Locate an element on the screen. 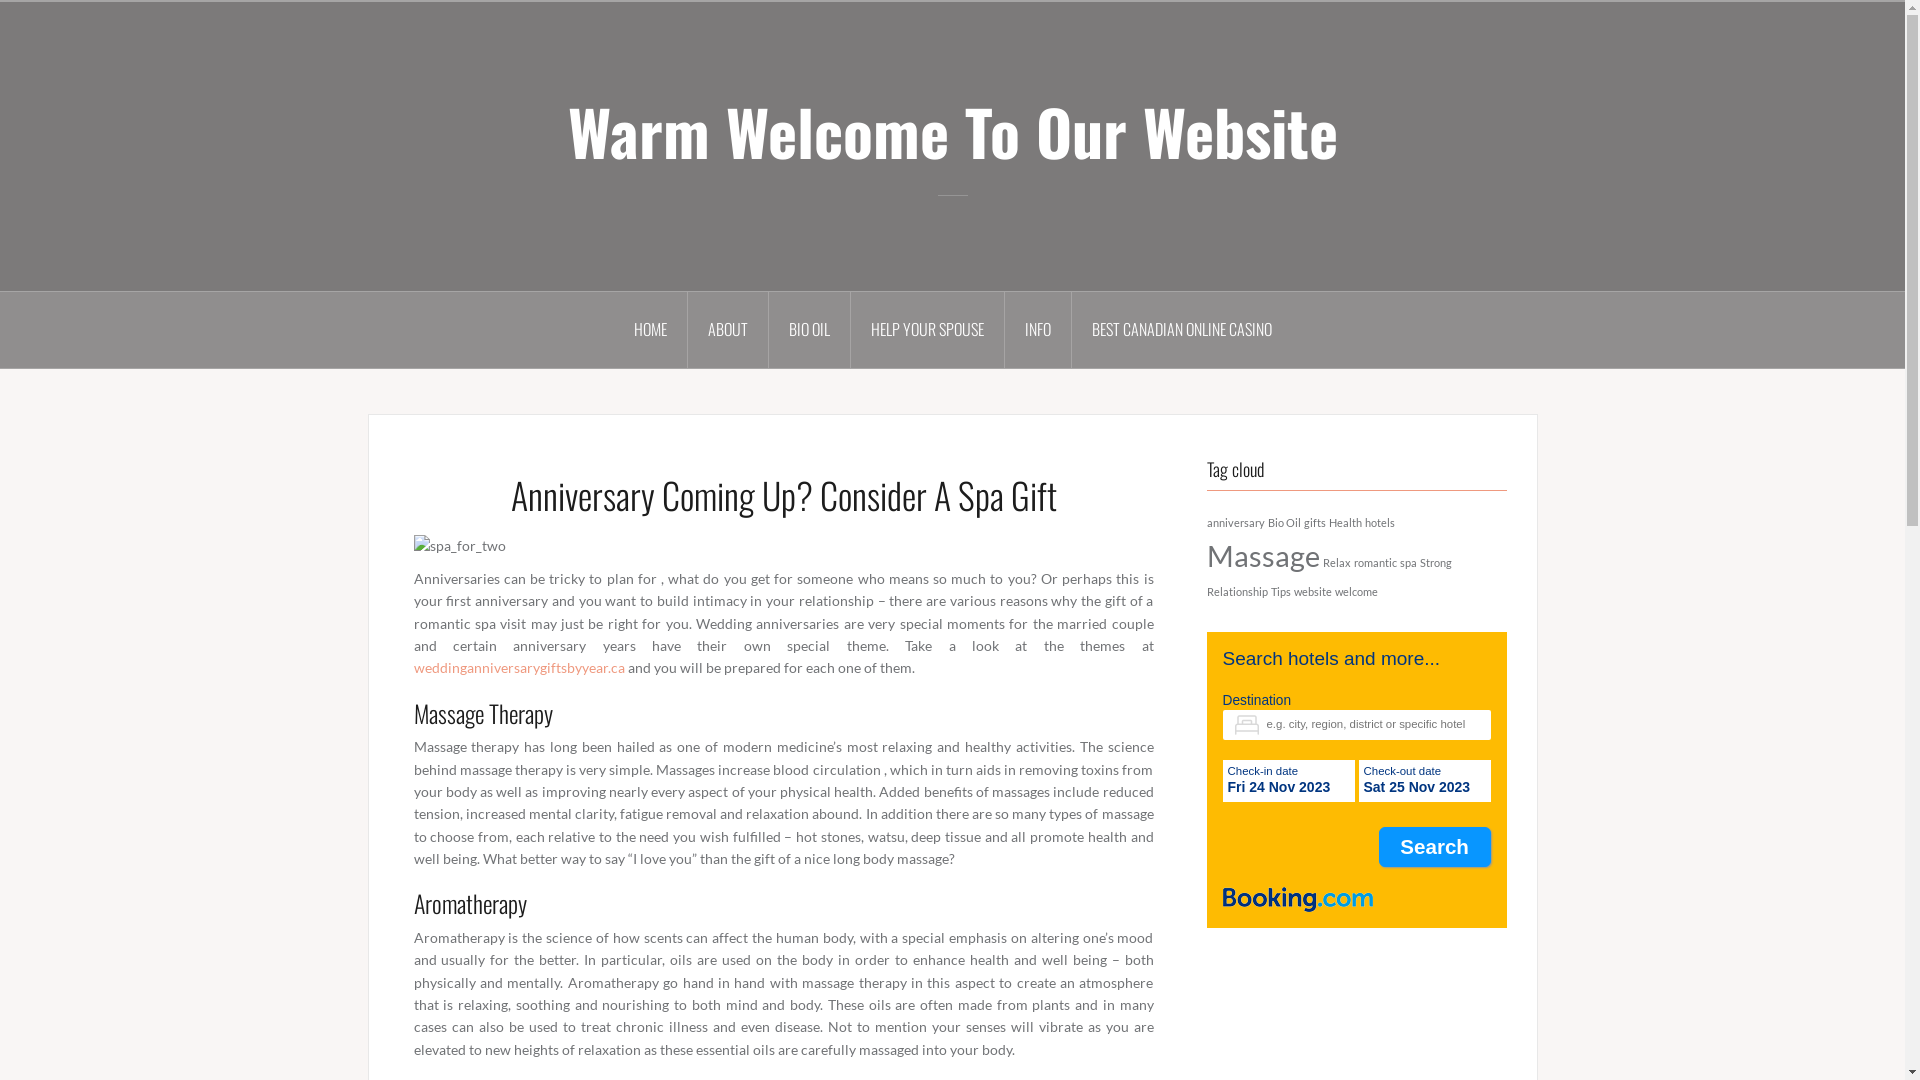  'HELP YOUR SPOUSE' is located at coordinates (925, 329).